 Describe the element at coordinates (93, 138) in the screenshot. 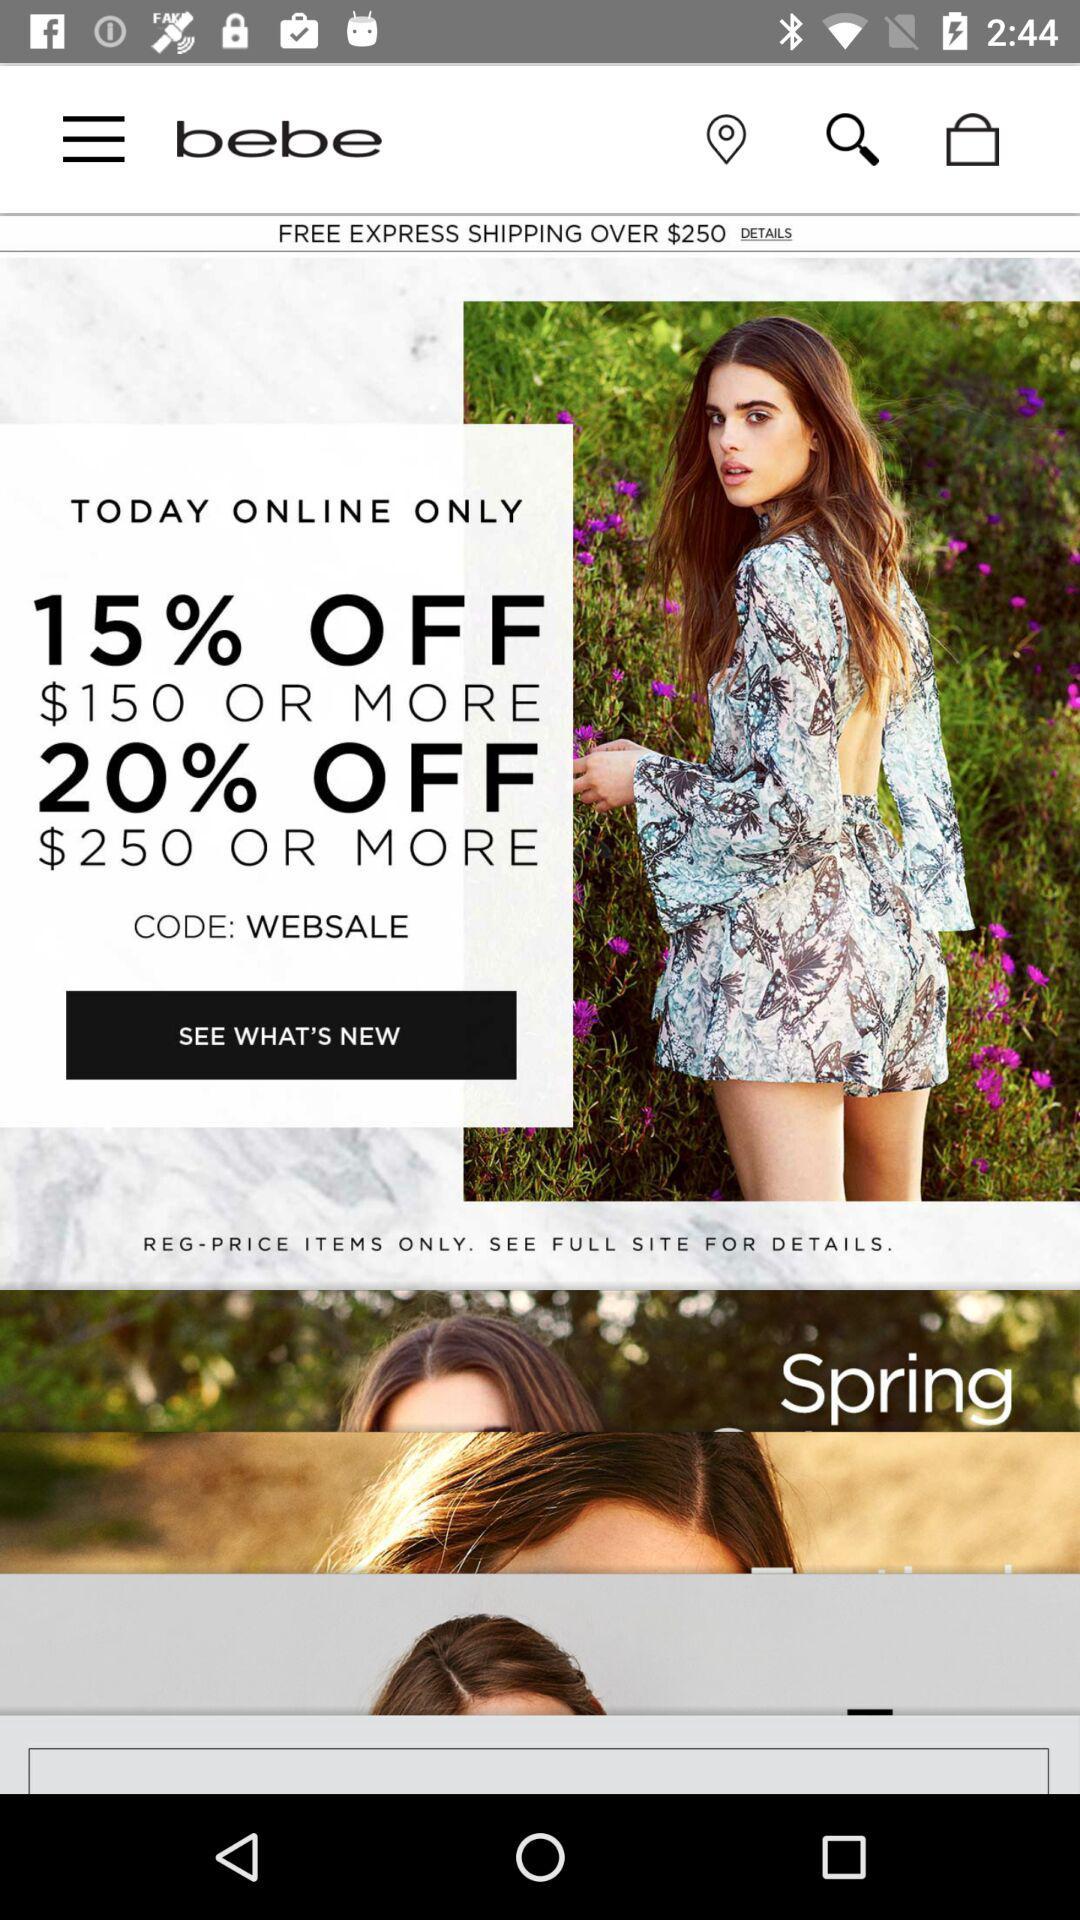

I see `open menu` at that location.